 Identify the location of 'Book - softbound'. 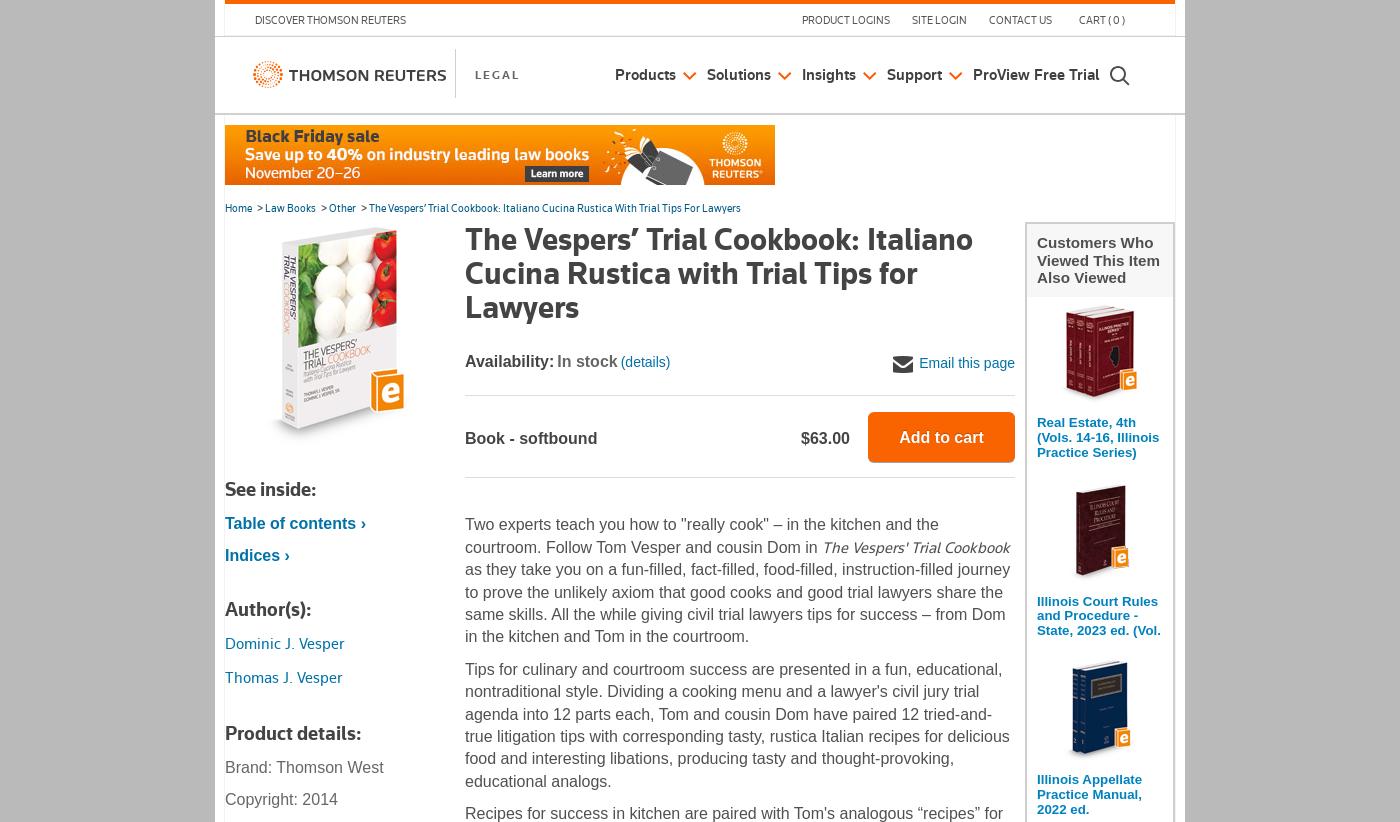
(531, 437).